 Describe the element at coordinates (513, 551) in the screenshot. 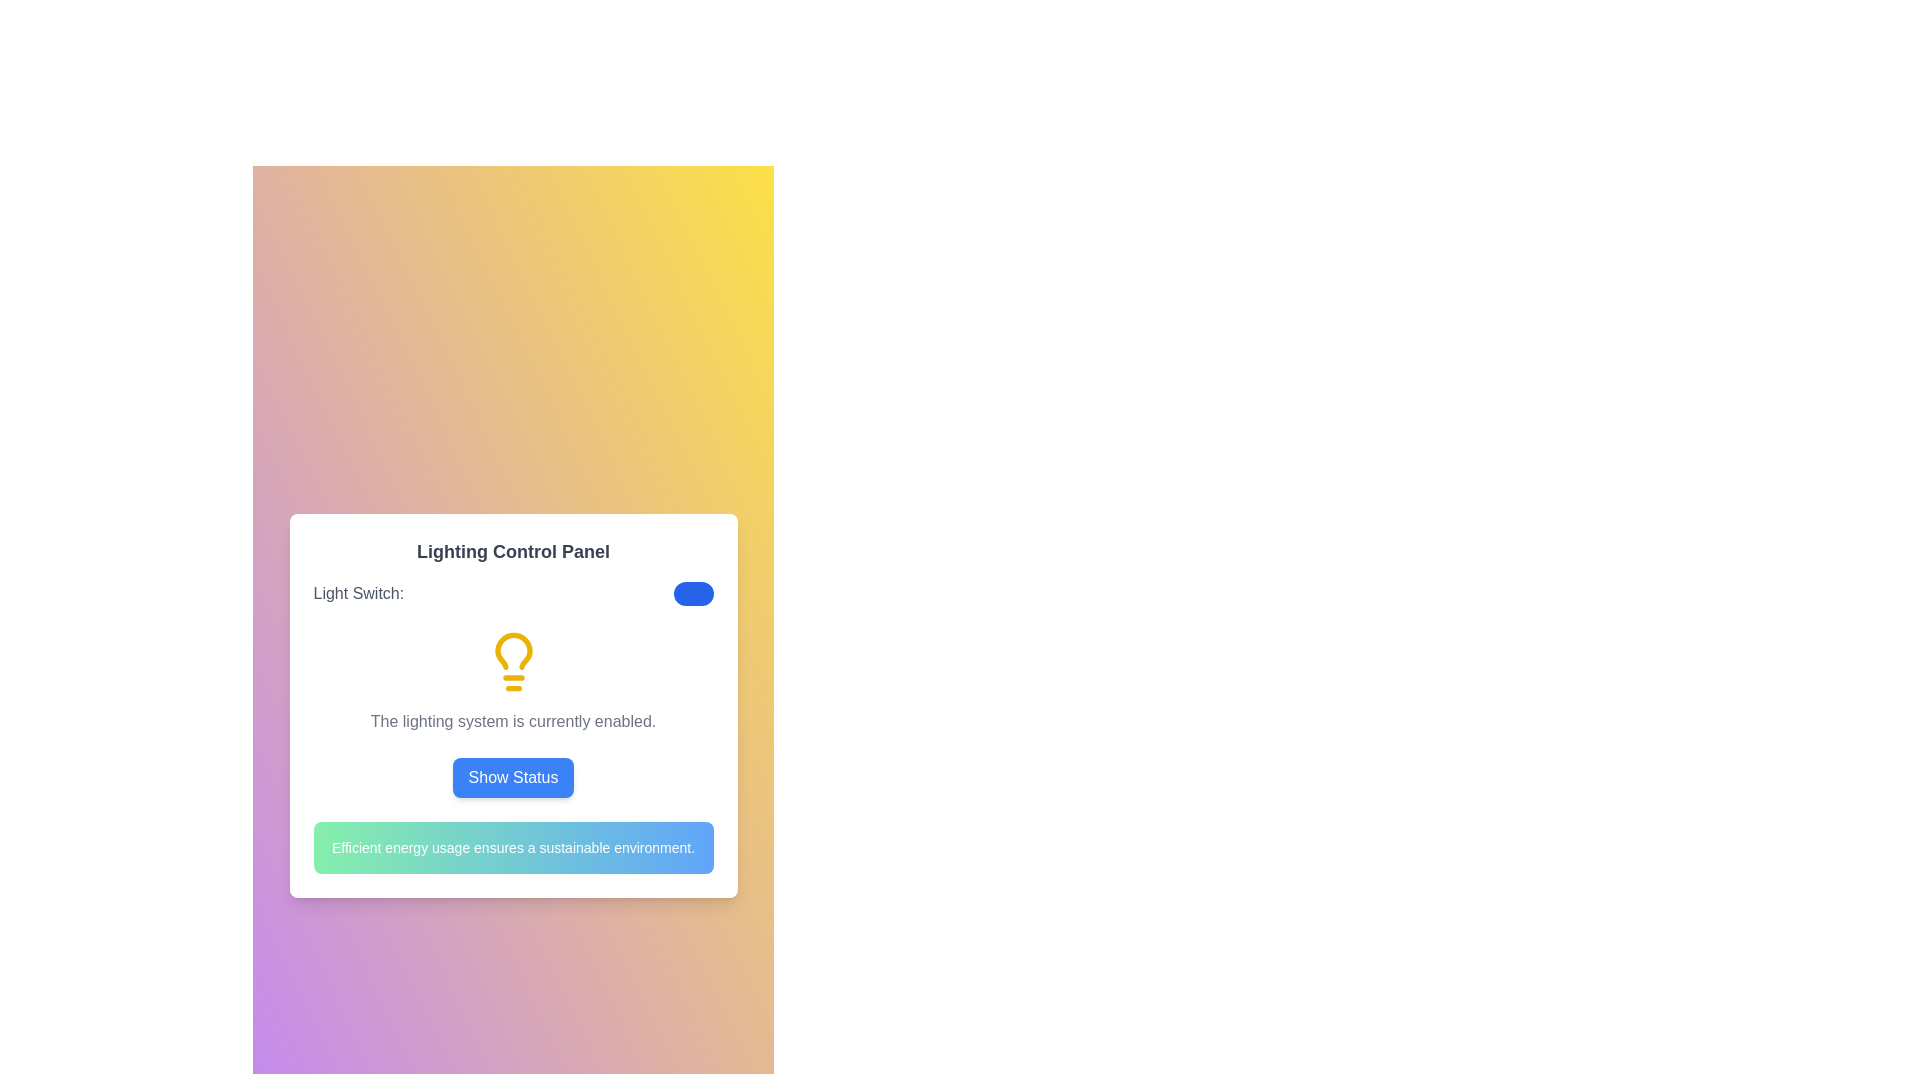

I see `title from the Text Display element that serves as a heading for the lighting control panel, positioned at the top of the card interface` at that location.